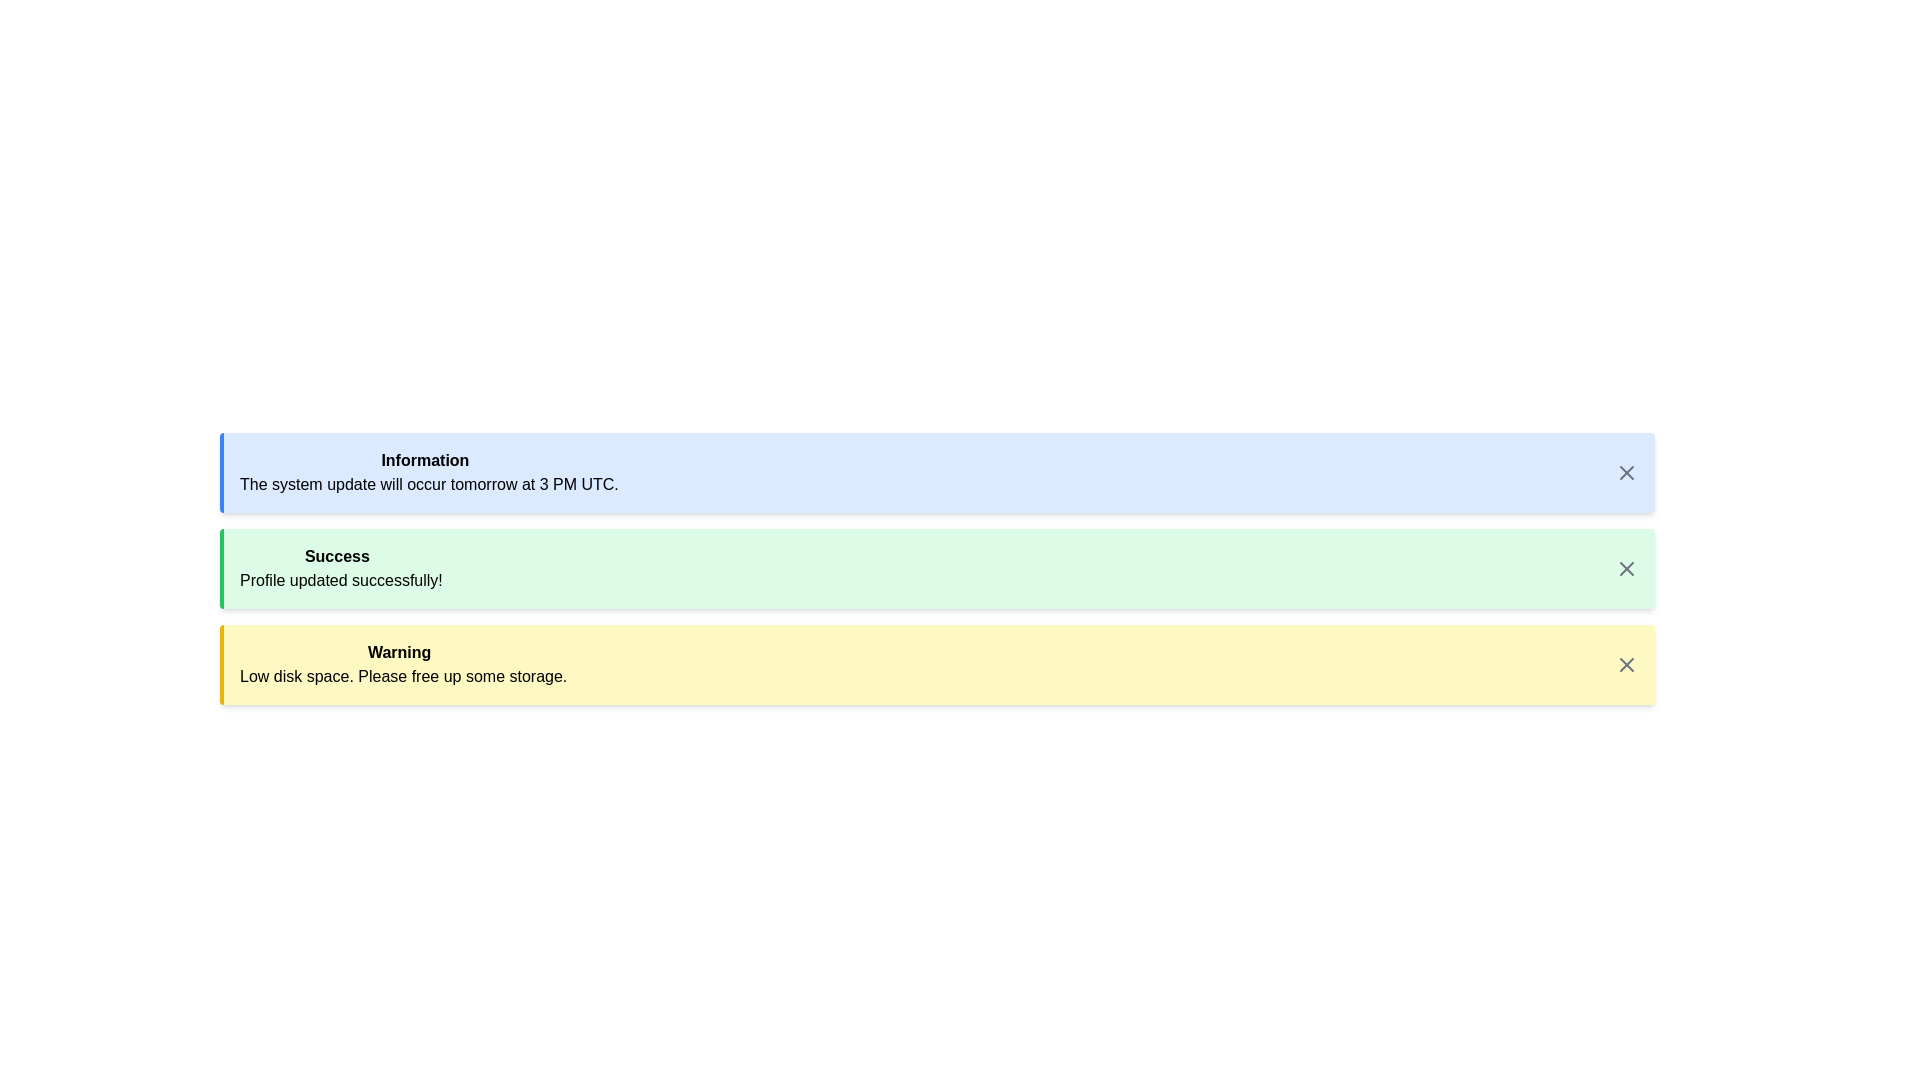 The image size is (1920, 1080). I want to click on the close button located in the top-right corner of the blue 'Information' notification, so click(1627, 473).